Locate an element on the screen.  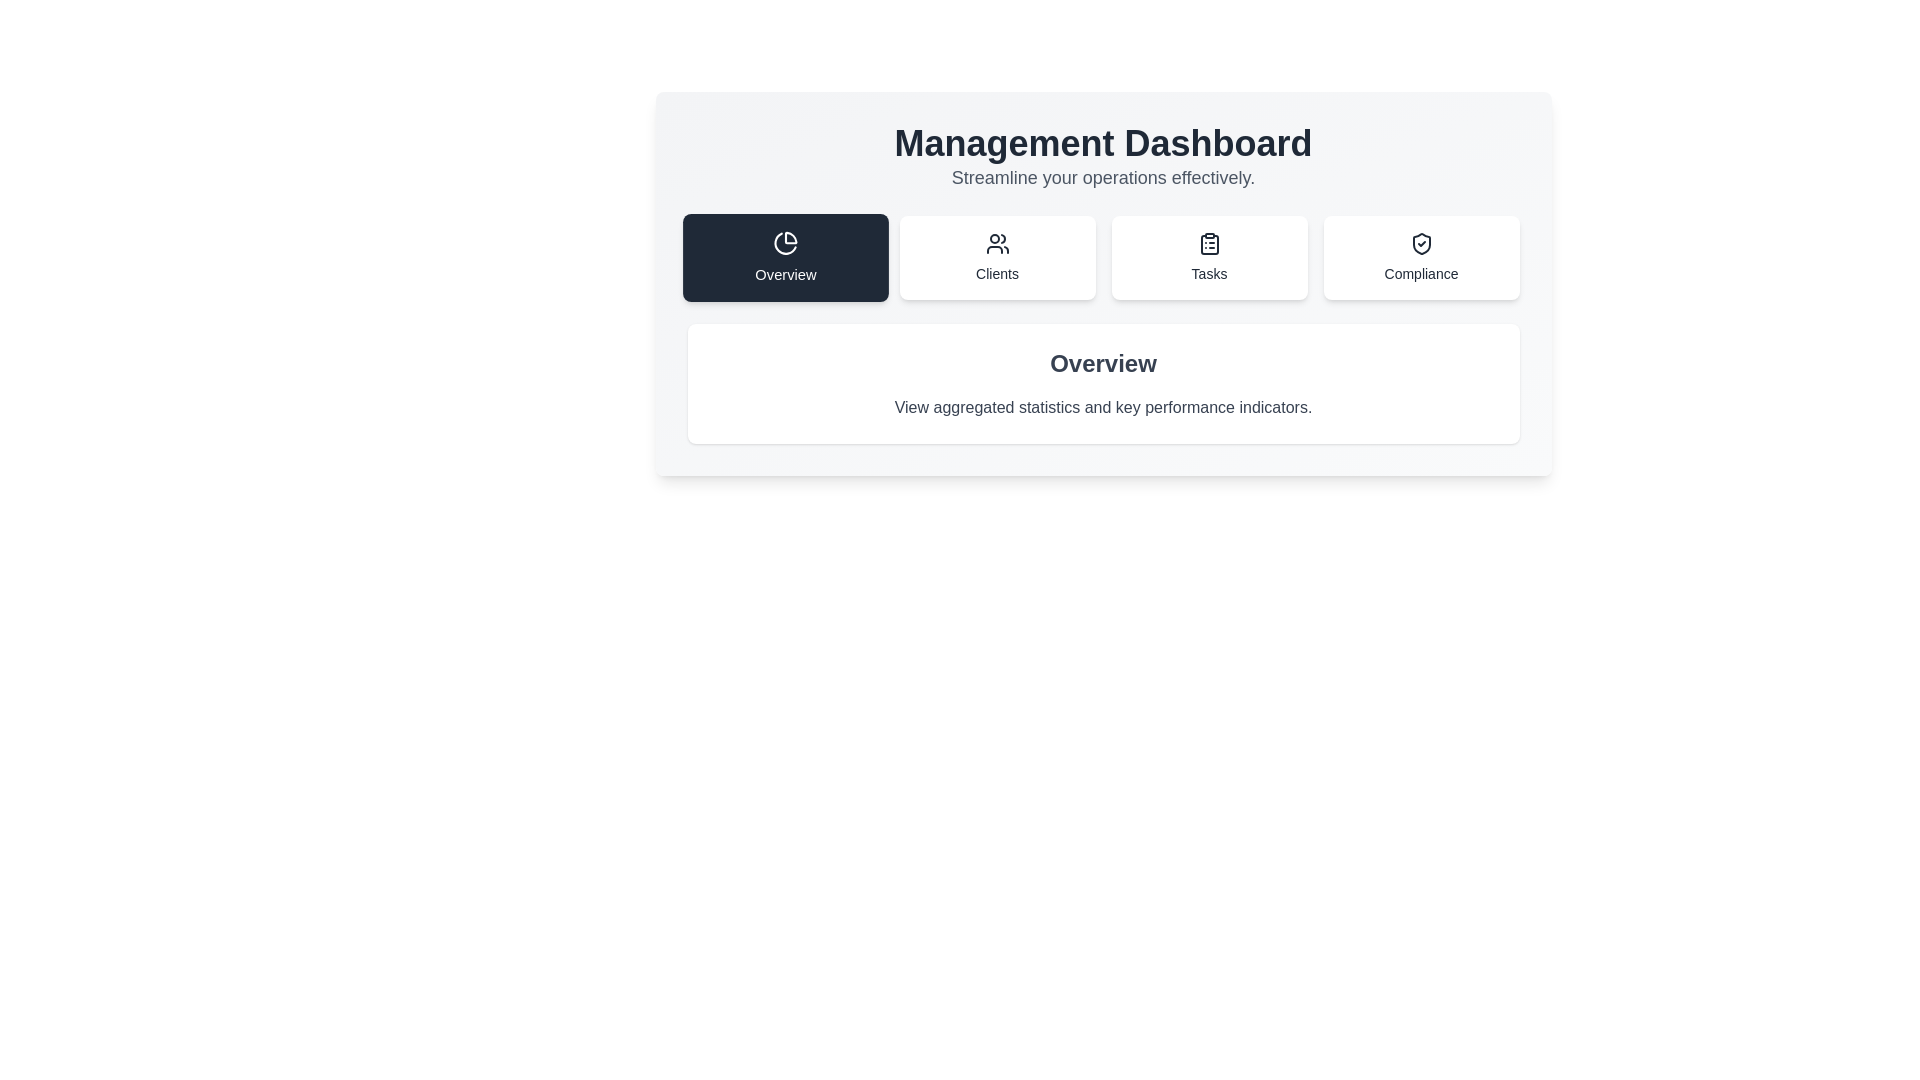
the Compliance tab to view its content is located at coordinates (1420, 257).